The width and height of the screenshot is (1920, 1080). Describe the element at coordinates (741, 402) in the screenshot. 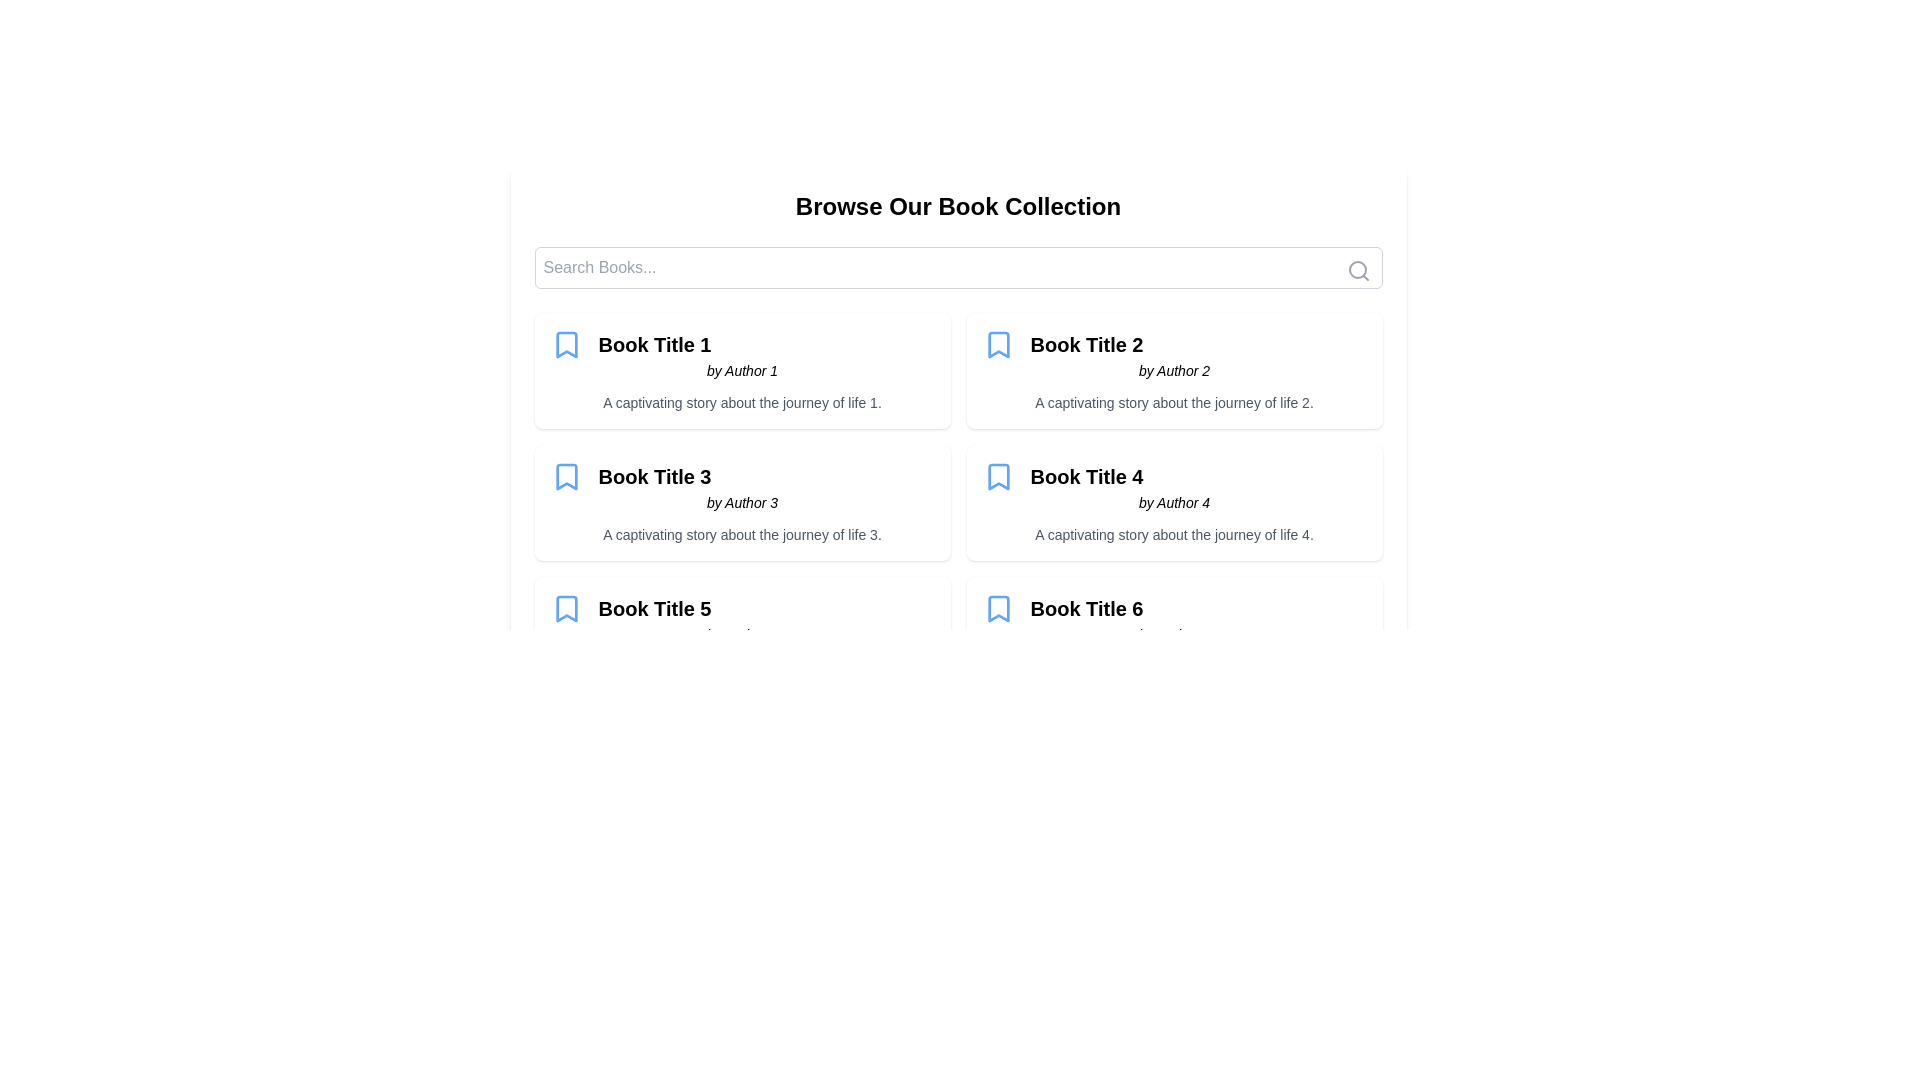

I see `the text label providing a brief description about 'Book Title 1' located in the first grid box of the book list interface` at that location.